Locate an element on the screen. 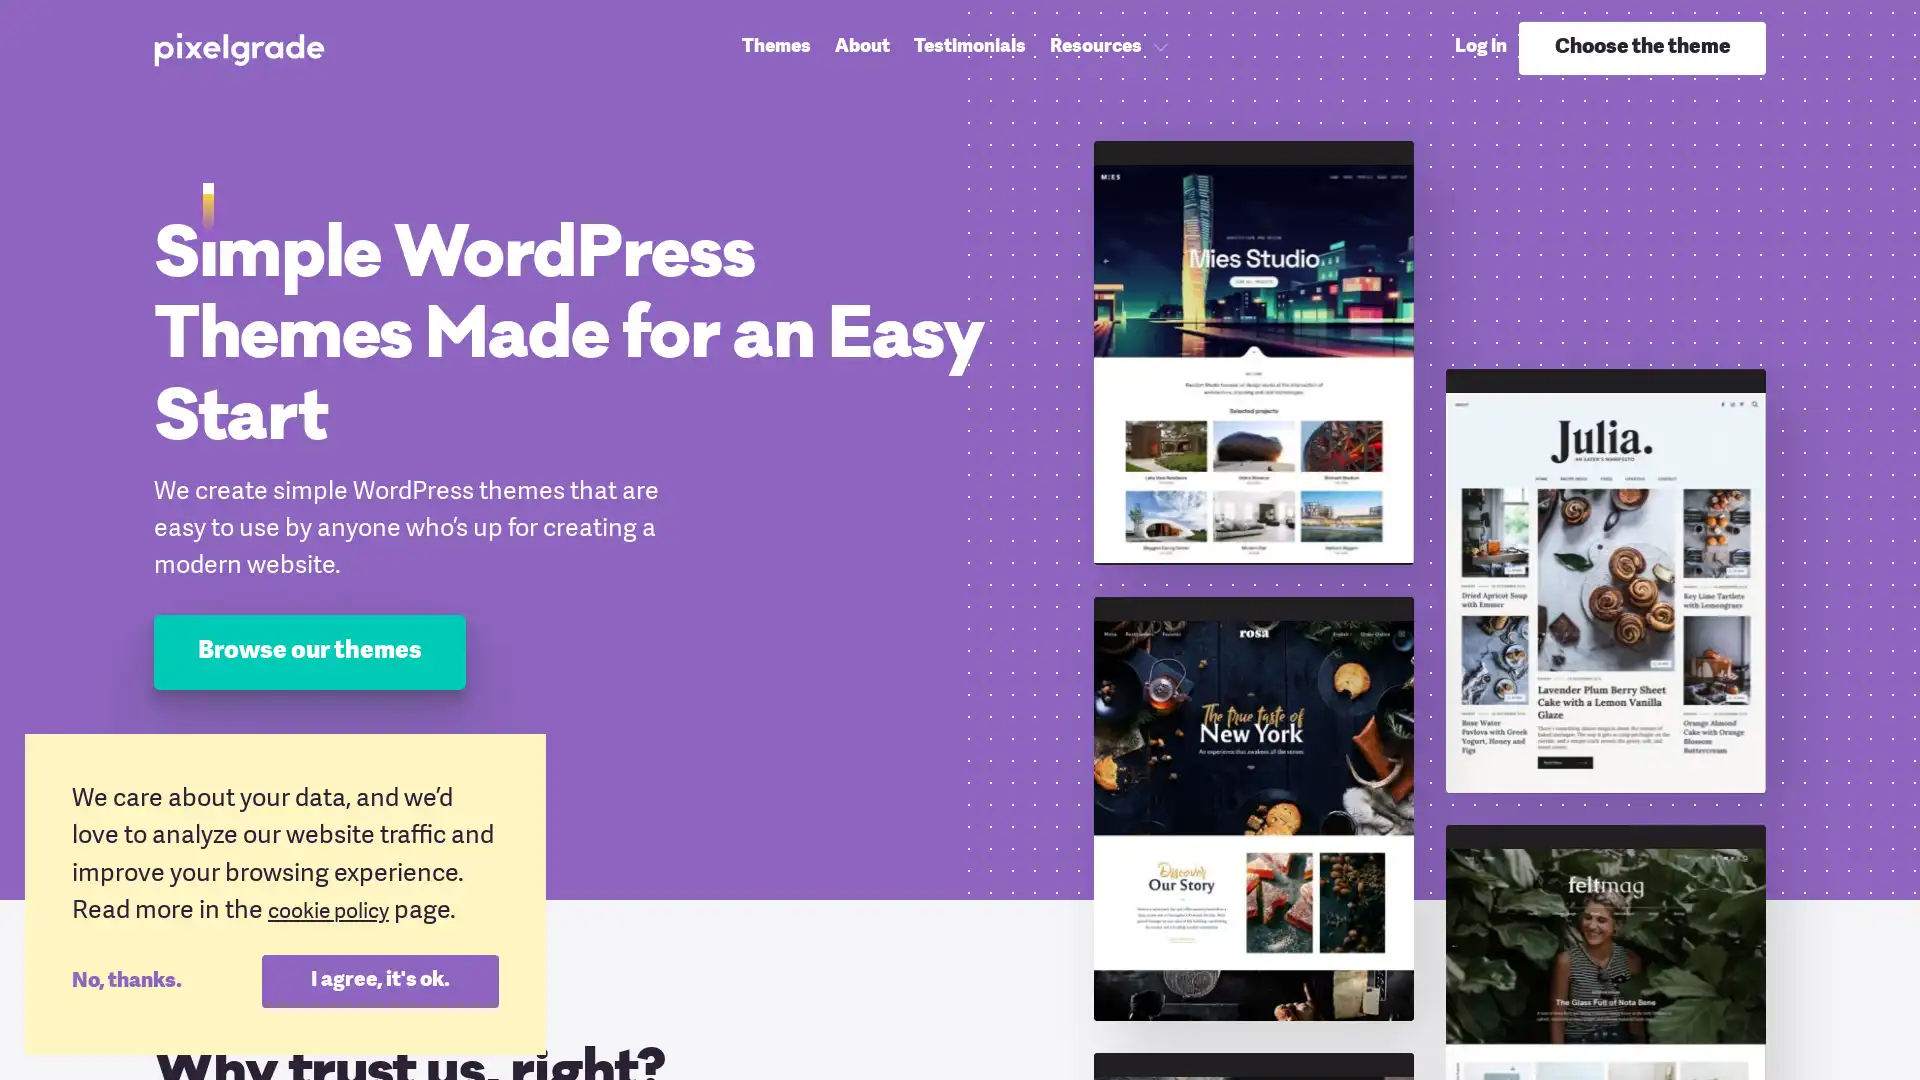 The width and height of the screenshot is (1920, 1080). No, thanks. is located at coordinates (166, 979).